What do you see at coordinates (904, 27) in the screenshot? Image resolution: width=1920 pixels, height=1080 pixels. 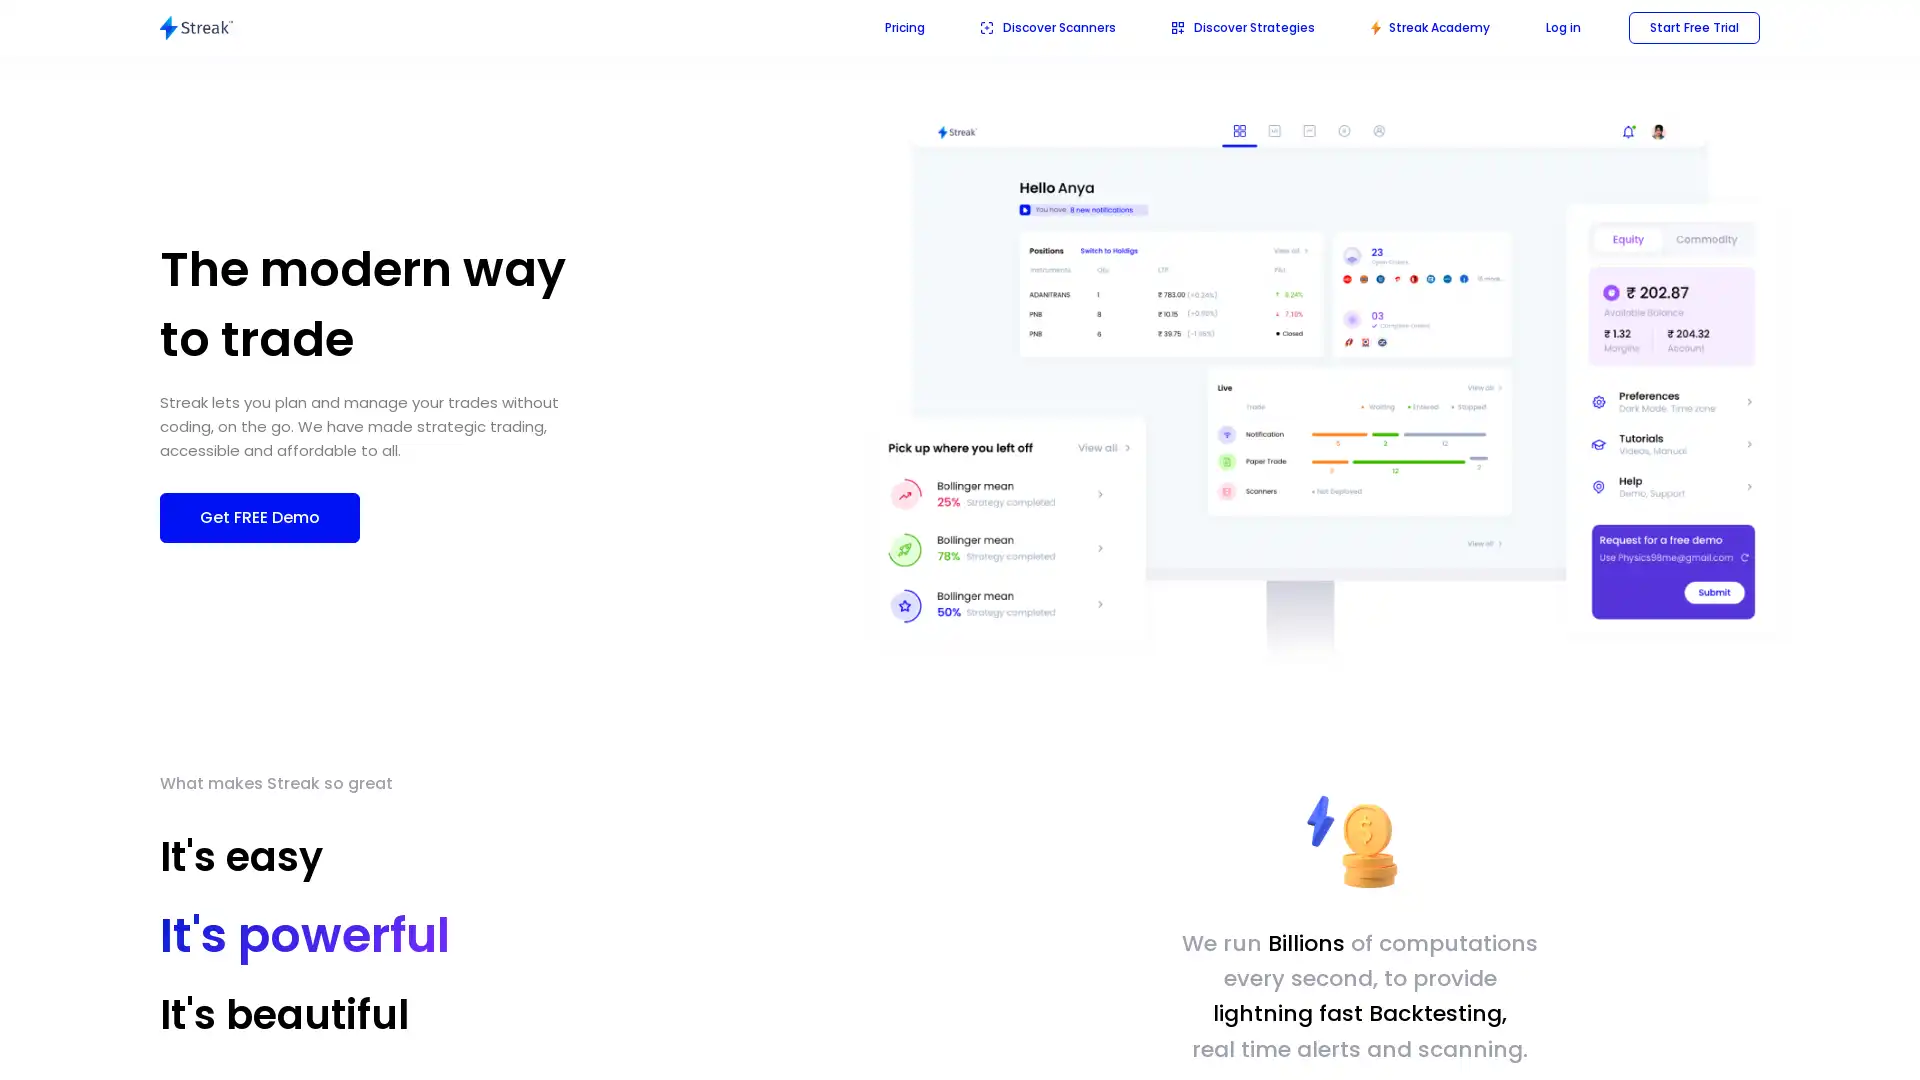 I see `Pricing` at bounding box center [904, 27].